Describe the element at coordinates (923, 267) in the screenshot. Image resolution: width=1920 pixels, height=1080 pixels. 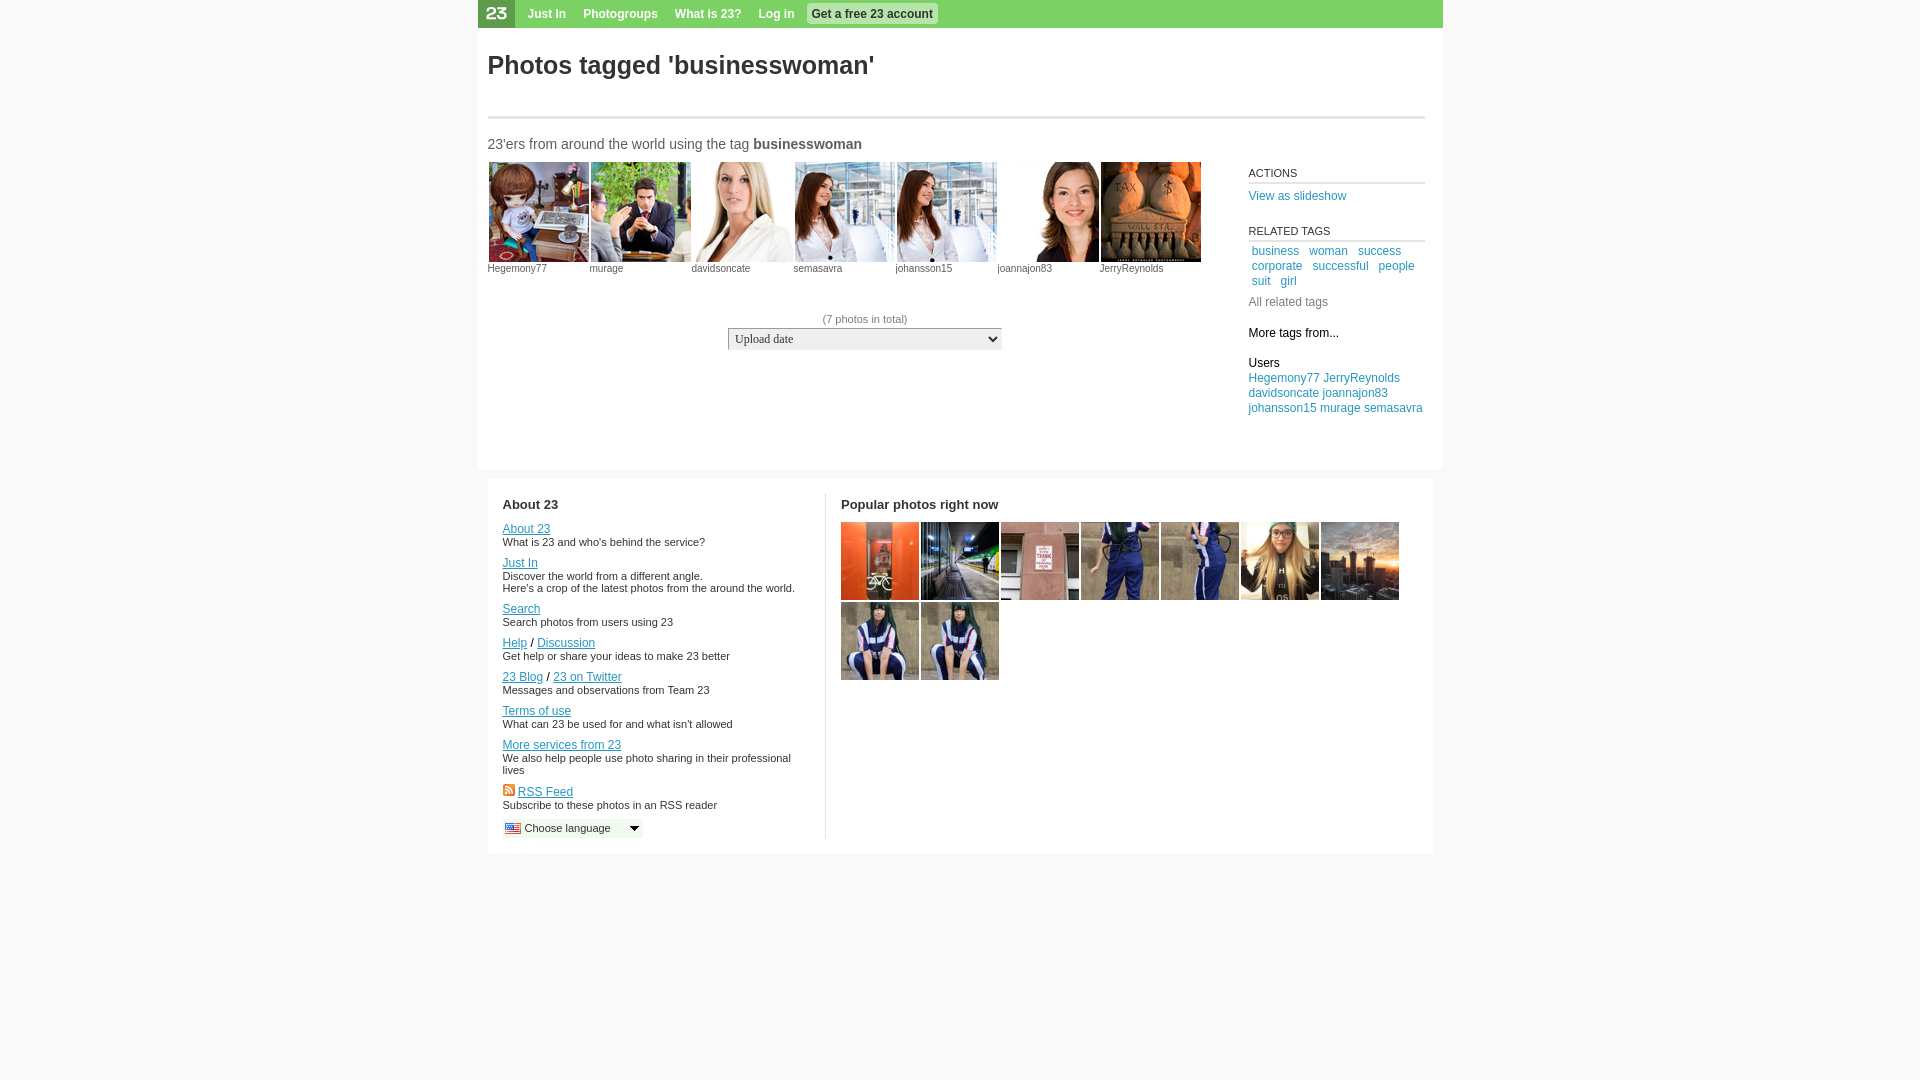
I see `'johansson15'` at that location.